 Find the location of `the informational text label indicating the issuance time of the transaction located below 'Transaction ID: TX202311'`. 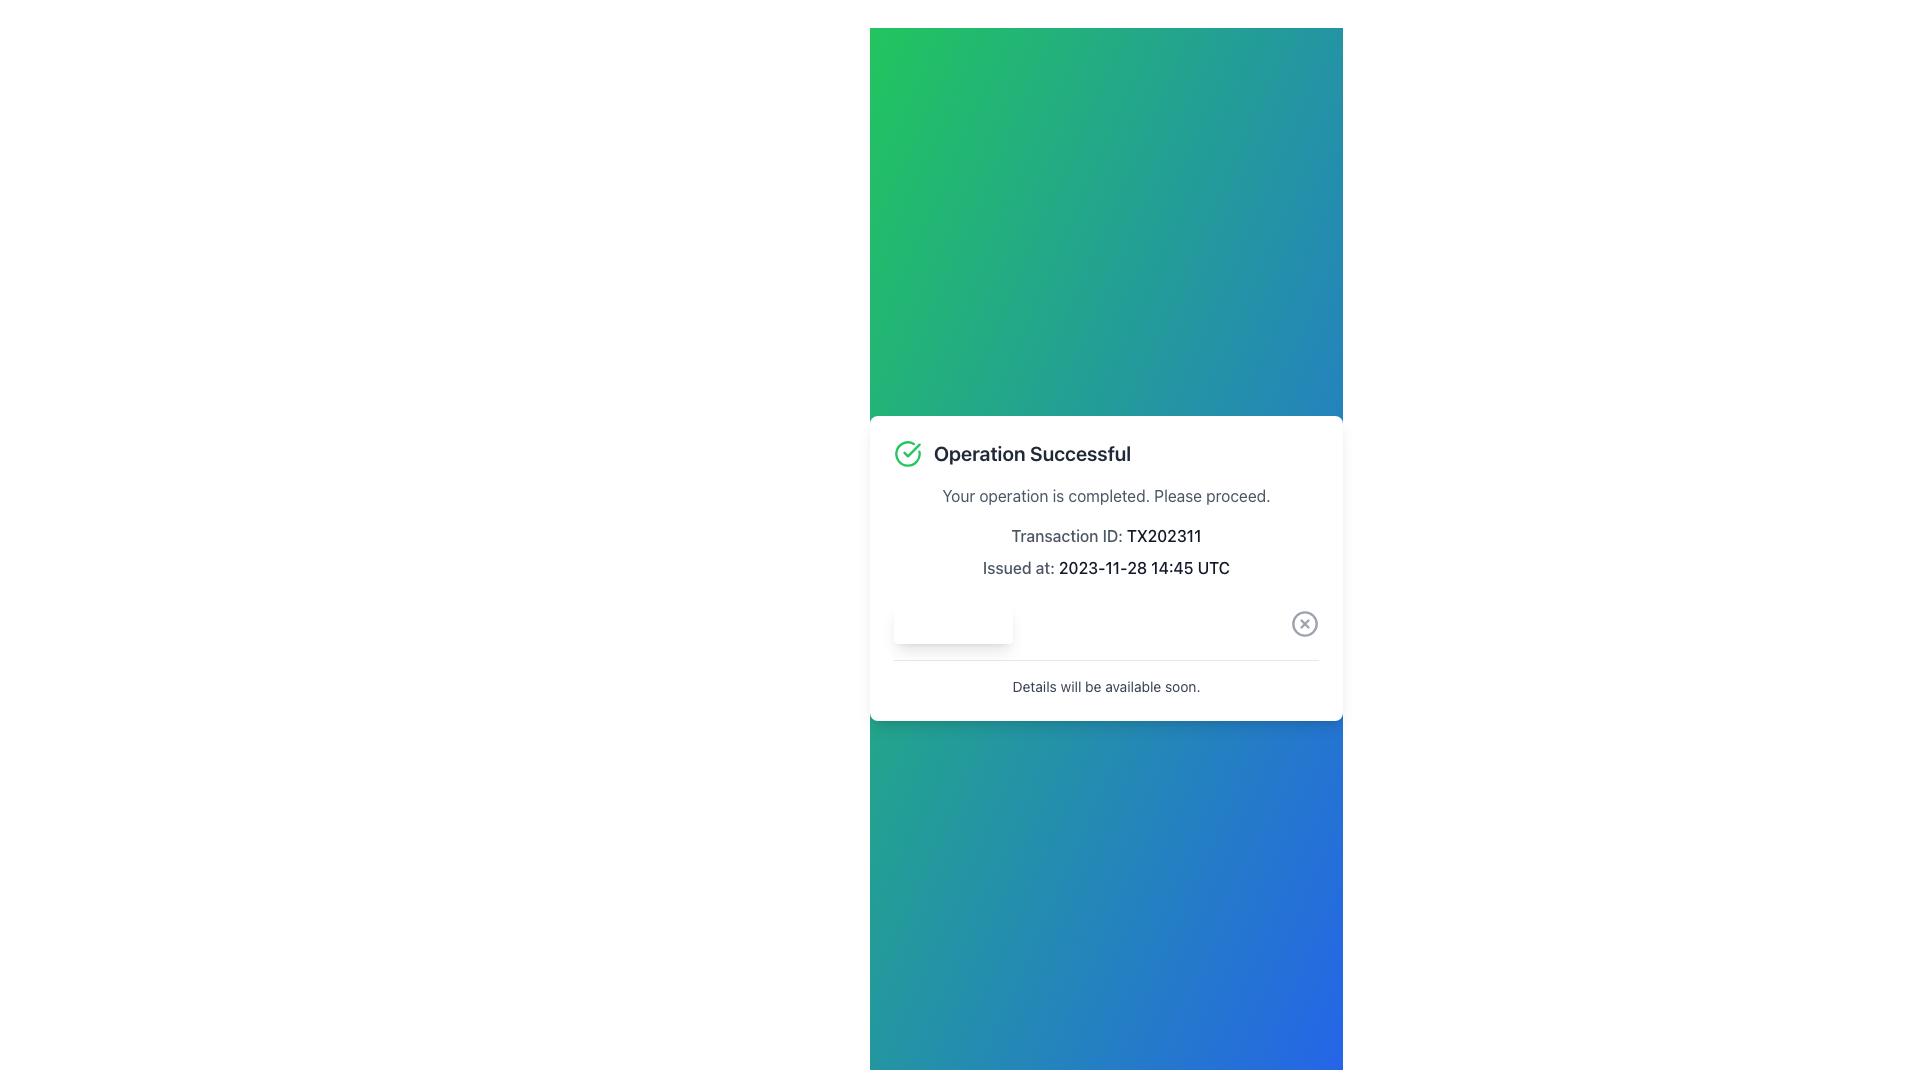

the informational text label indicating the issuance time of the transaction located below 'Transaction ID: TX202311' is located at coordinates (1105, 567).